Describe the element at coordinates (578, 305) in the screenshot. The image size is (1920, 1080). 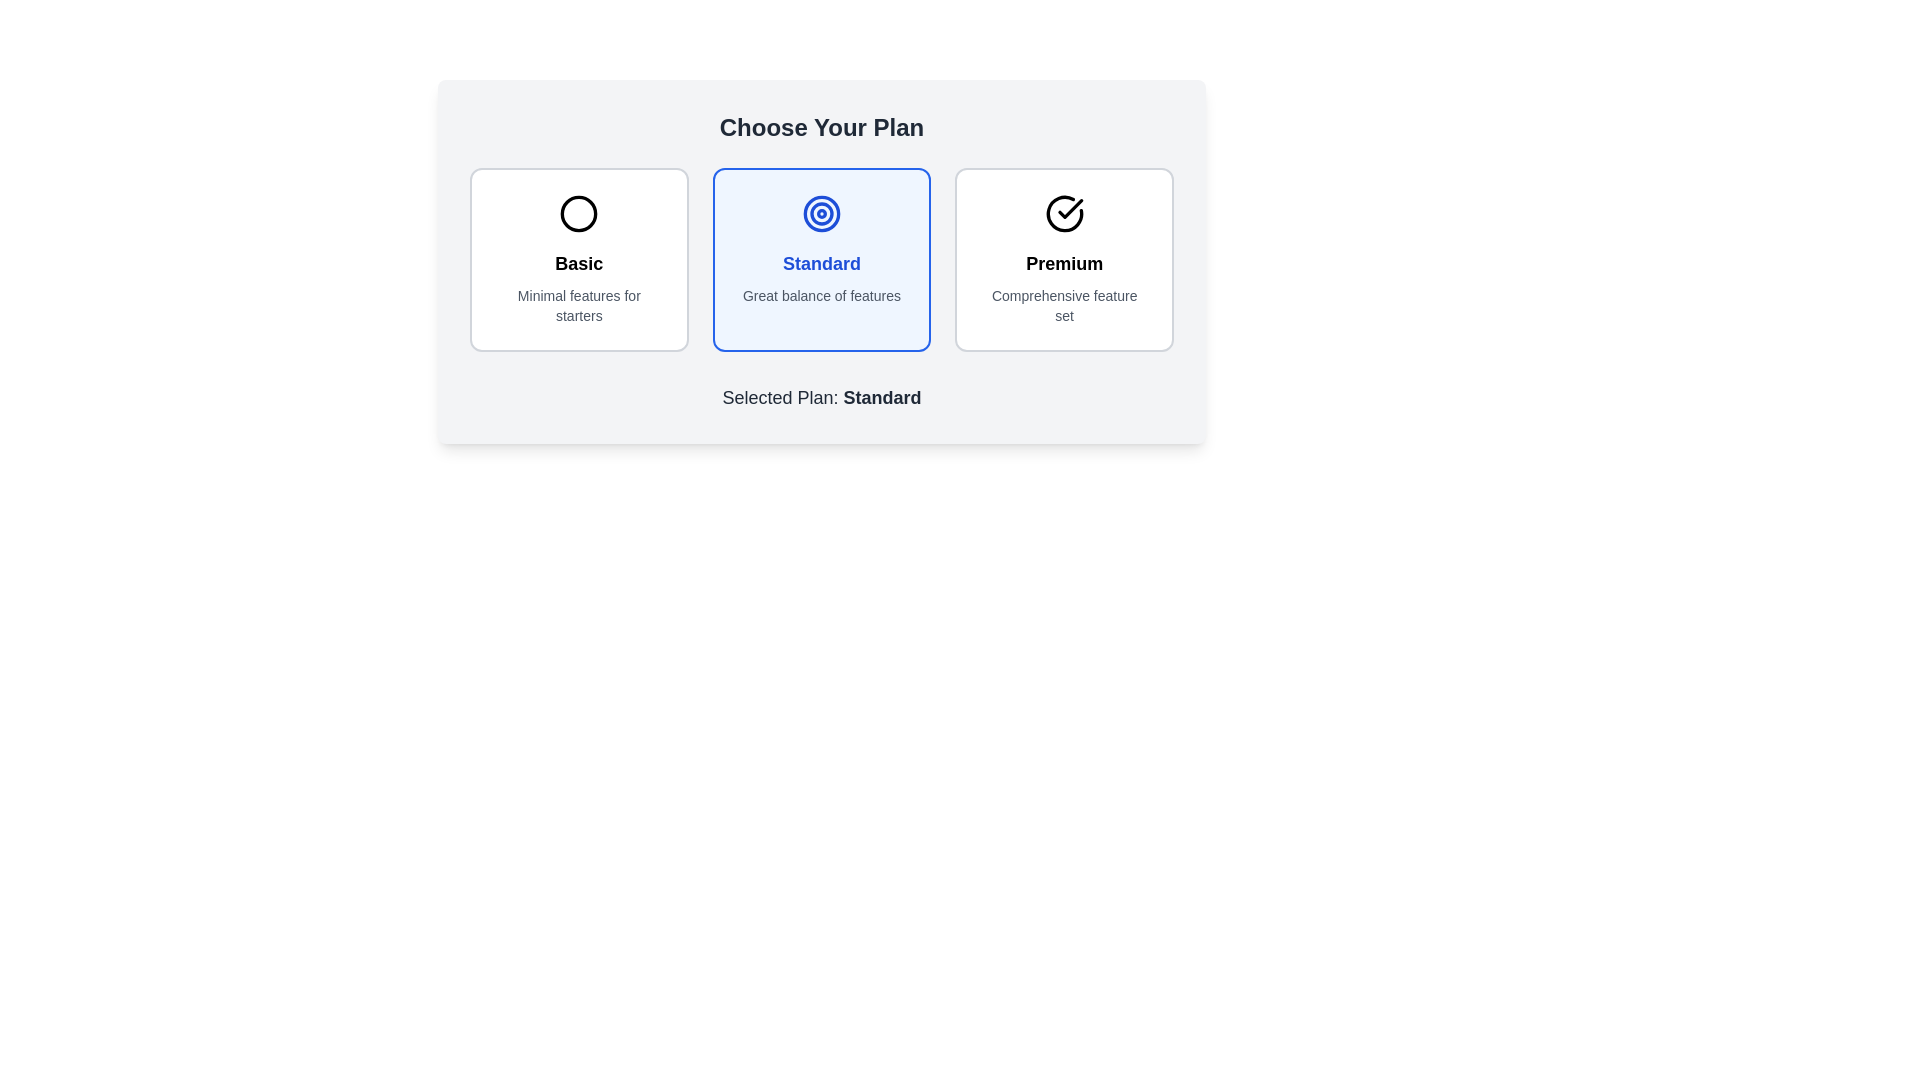
I see `the text label that reads 'Minimal features for starters', which is styled in a smaller gray font and located below the headline 'Basic' in the 'Basic' plan card` at that location.